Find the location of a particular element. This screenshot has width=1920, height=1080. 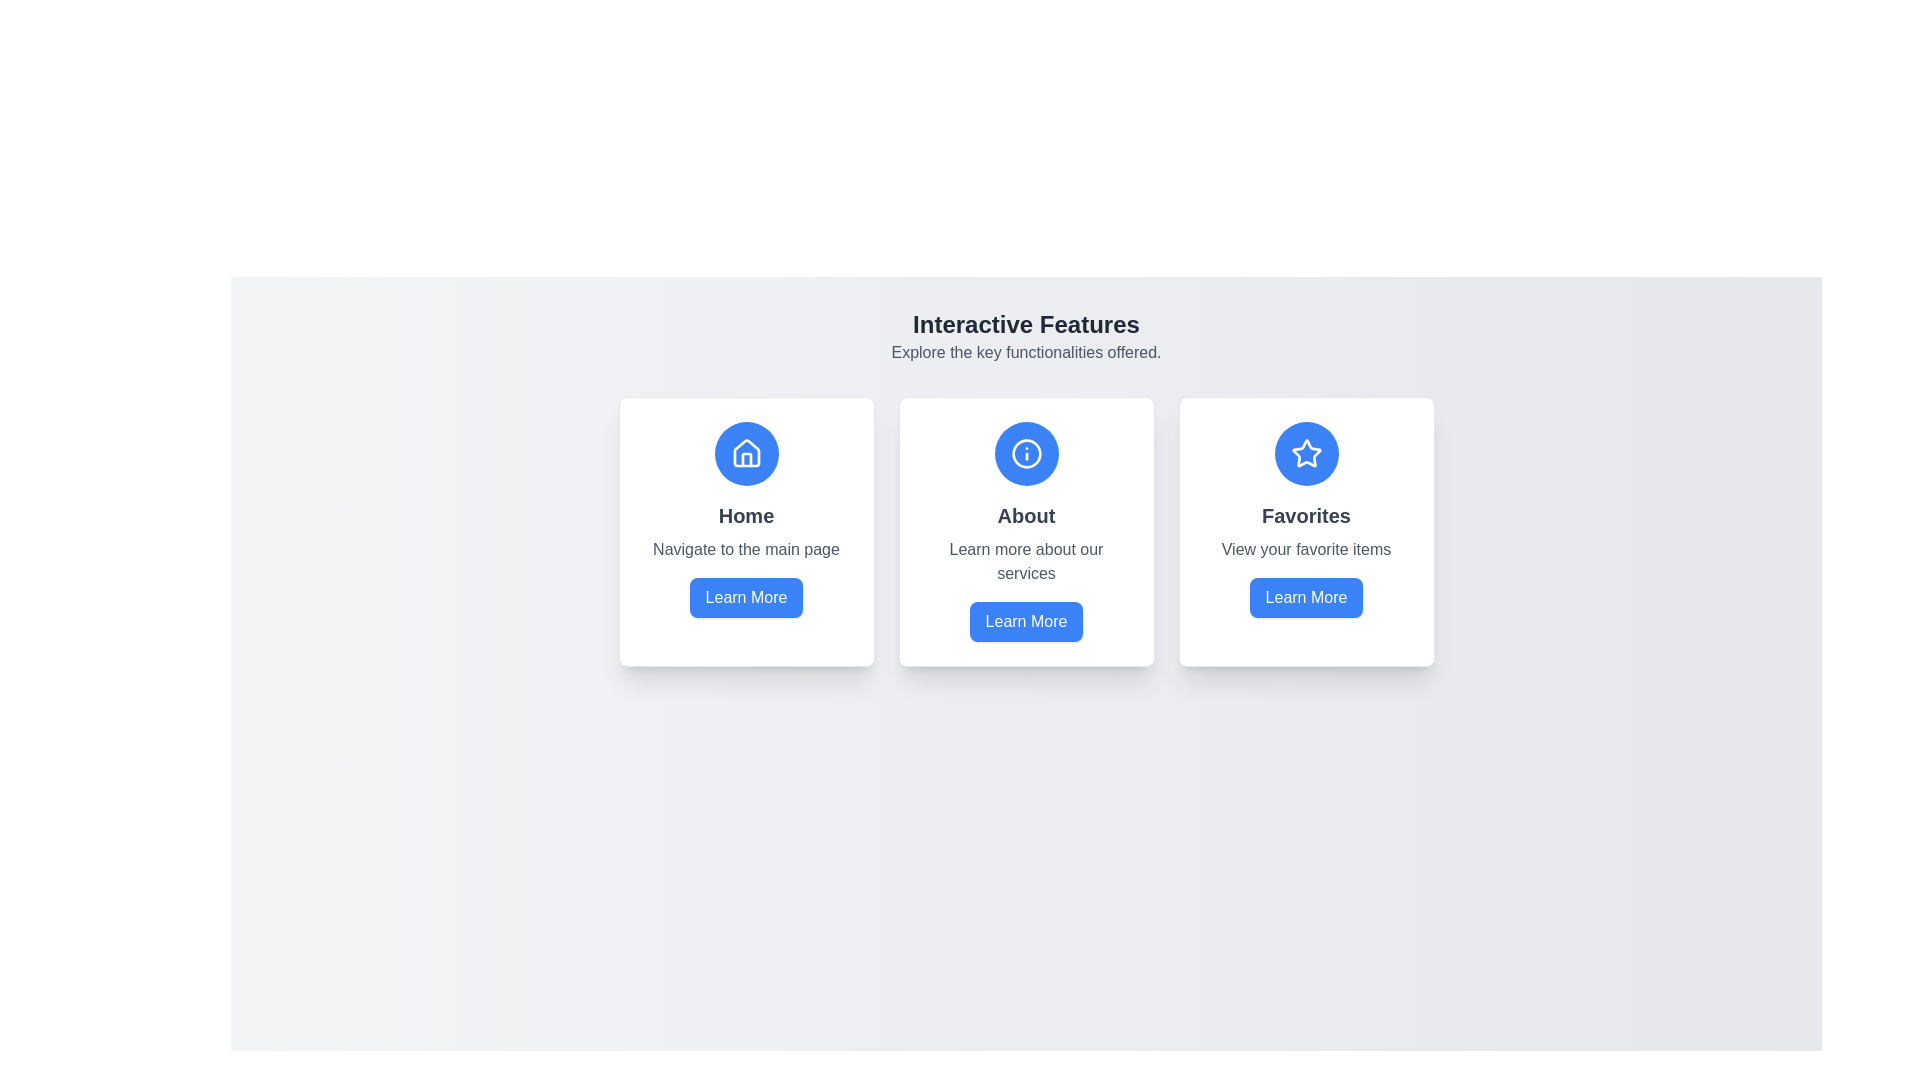

the descriptive caption text located in the third card, which provides additional context about the 'Favorites' feature, positioned below the 'Favorites' heading and above the 'Learn More' button is located at coordinates (1306, 550).